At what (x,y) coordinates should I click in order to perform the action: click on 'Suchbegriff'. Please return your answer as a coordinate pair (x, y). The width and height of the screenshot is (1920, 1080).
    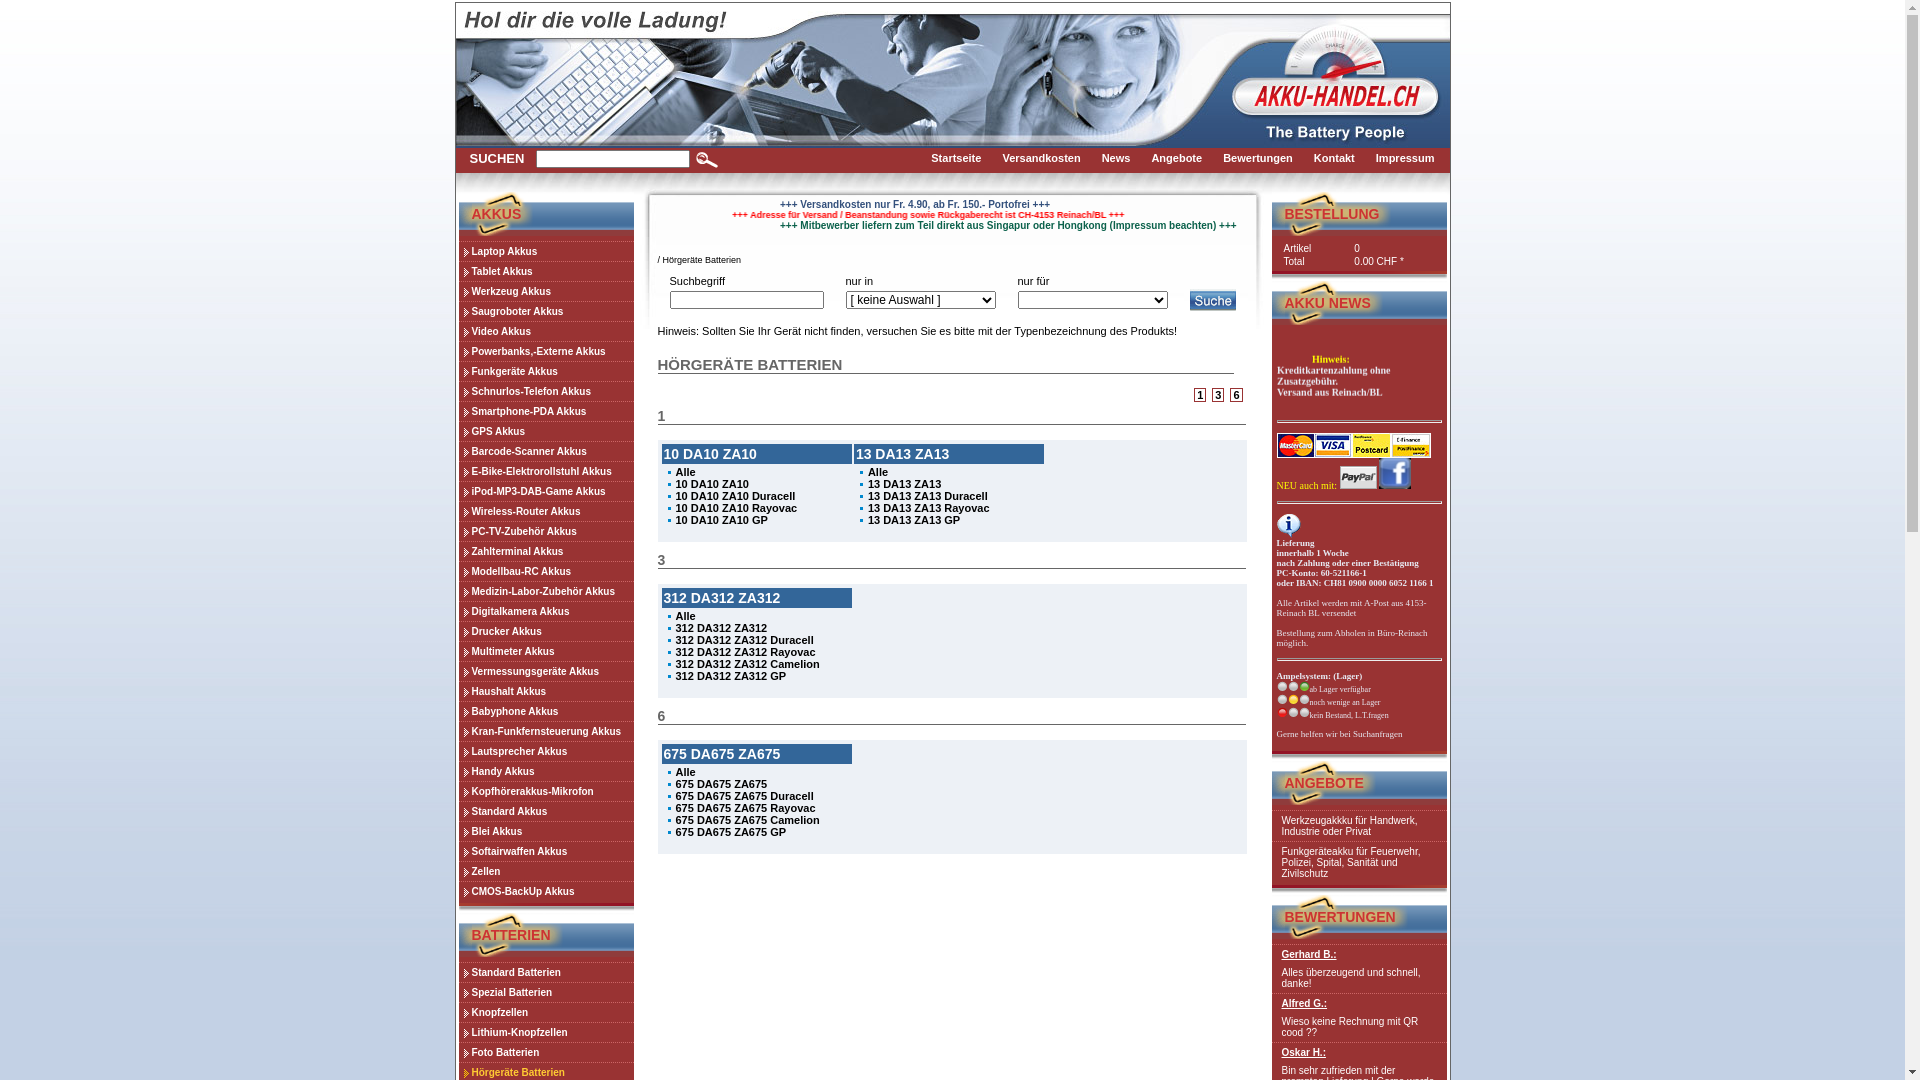
    Looking at the image, I should click on (746, 300).